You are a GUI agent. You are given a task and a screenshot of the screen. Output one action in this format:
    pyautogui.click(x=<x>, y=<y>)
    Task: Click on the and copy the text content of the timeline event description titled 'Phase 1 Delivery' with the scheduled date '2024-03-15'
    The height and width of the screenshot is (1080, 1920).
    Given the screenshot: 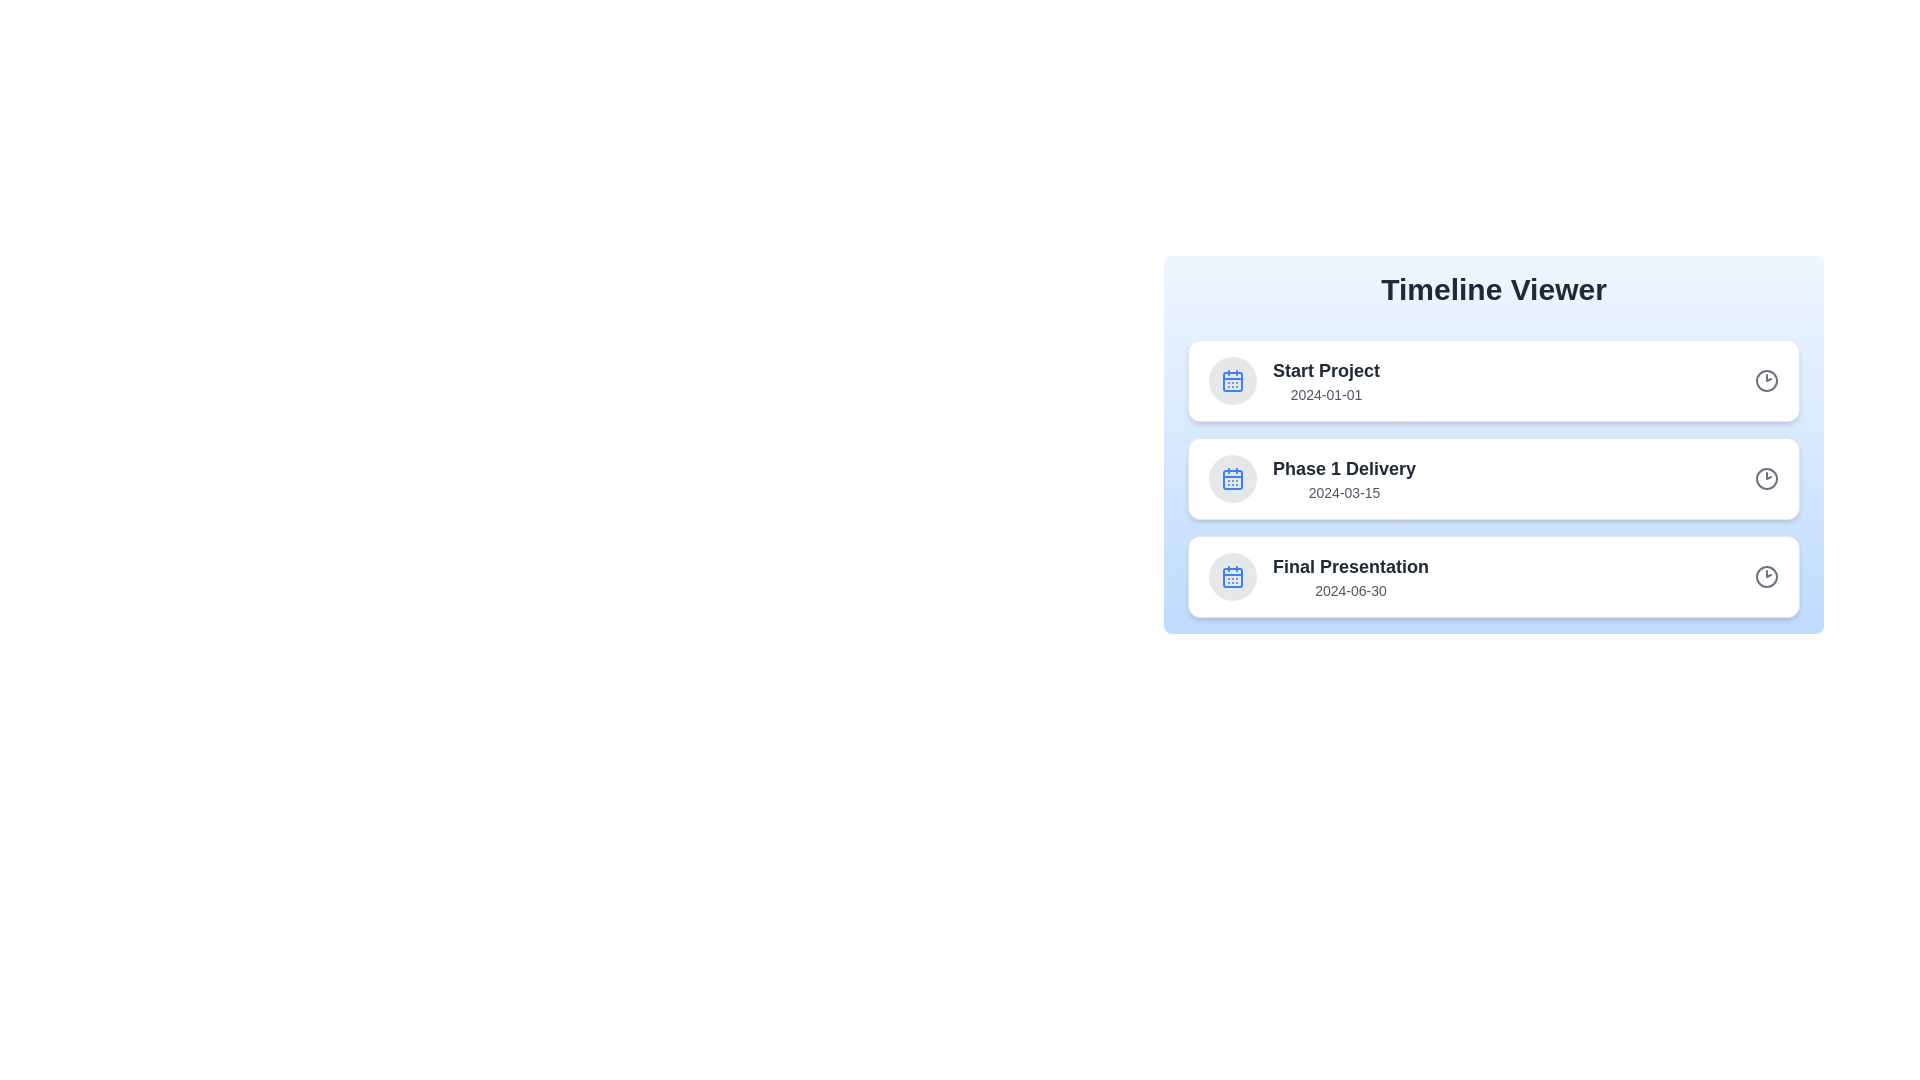 What is the action you would take?
    pyautogui.click(x=1344, y=478)
    